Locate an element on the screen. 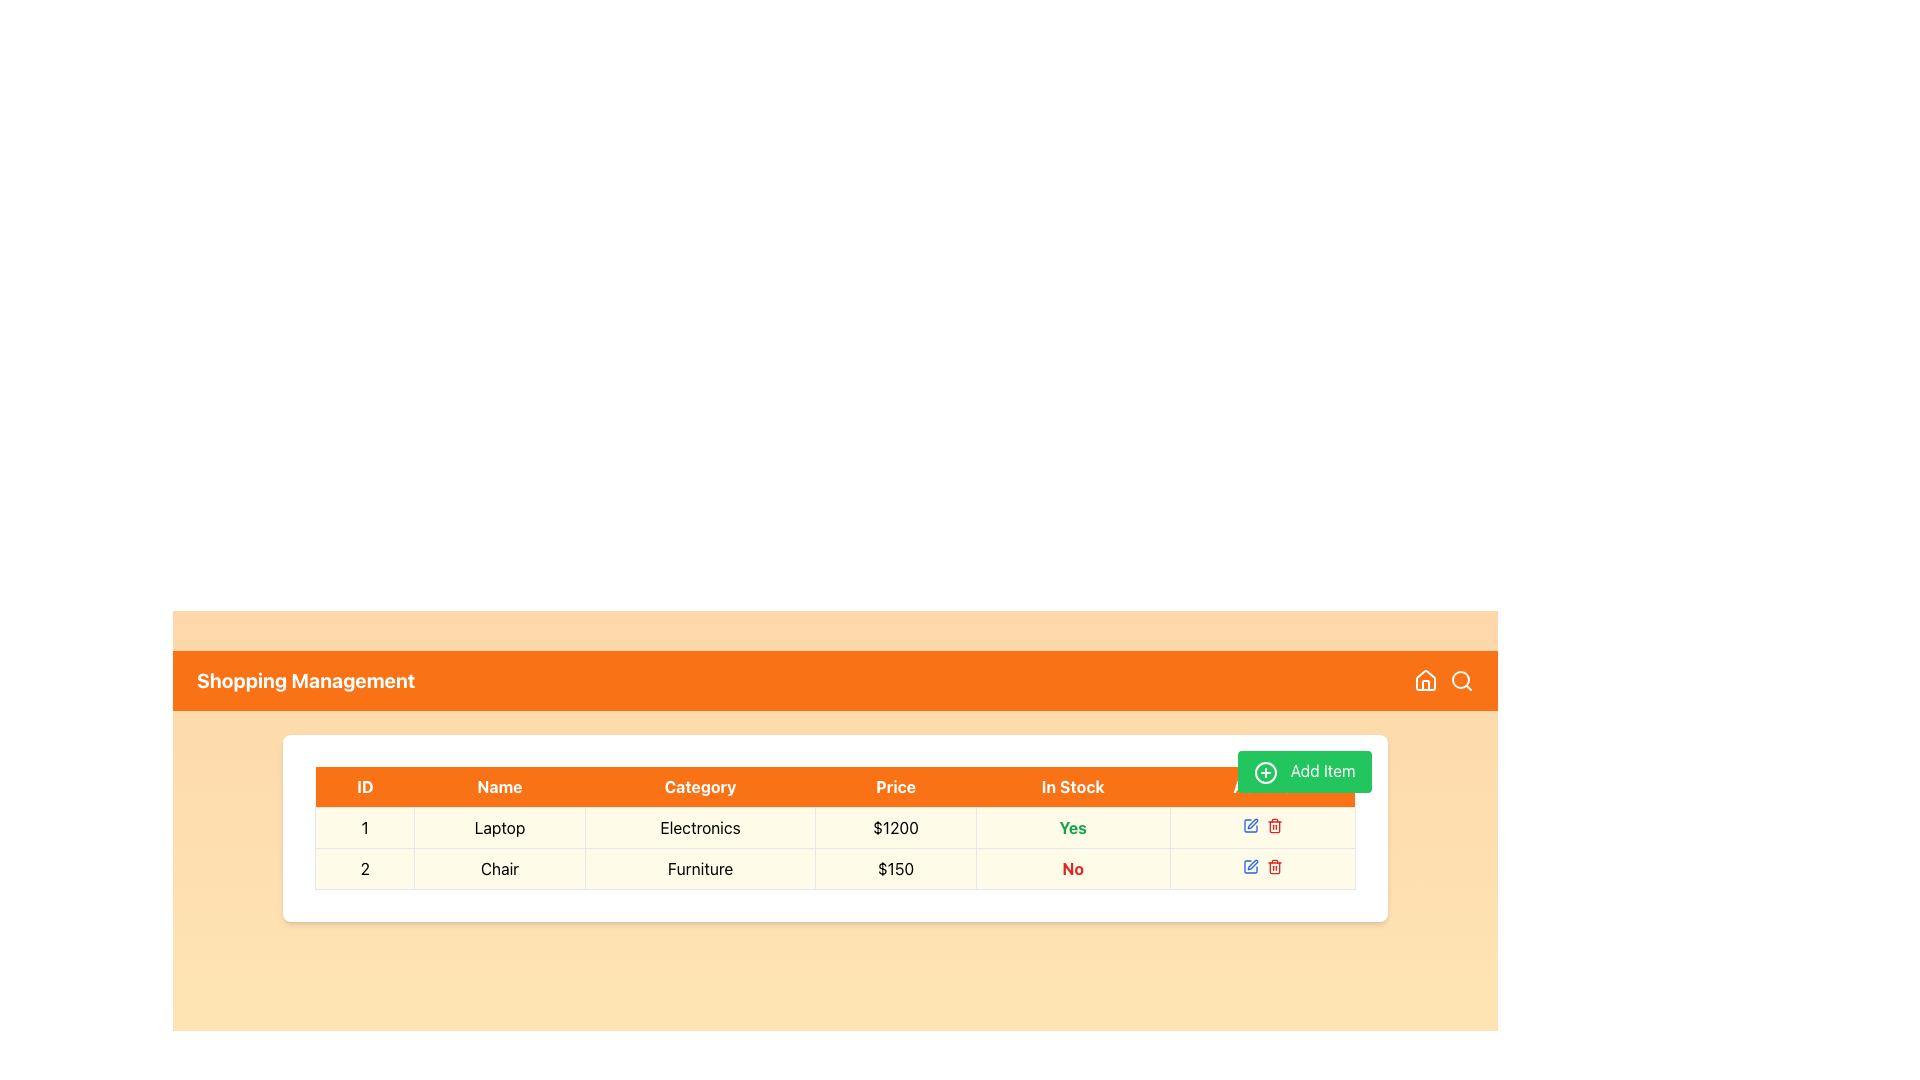 Image resolution: width=1920 pixels, height=1080 pixels. the text label 'No' displayed in bold red font, located centrally in the 'In Stock' column of the second row of the data table is located at coordinates (1072, 867).